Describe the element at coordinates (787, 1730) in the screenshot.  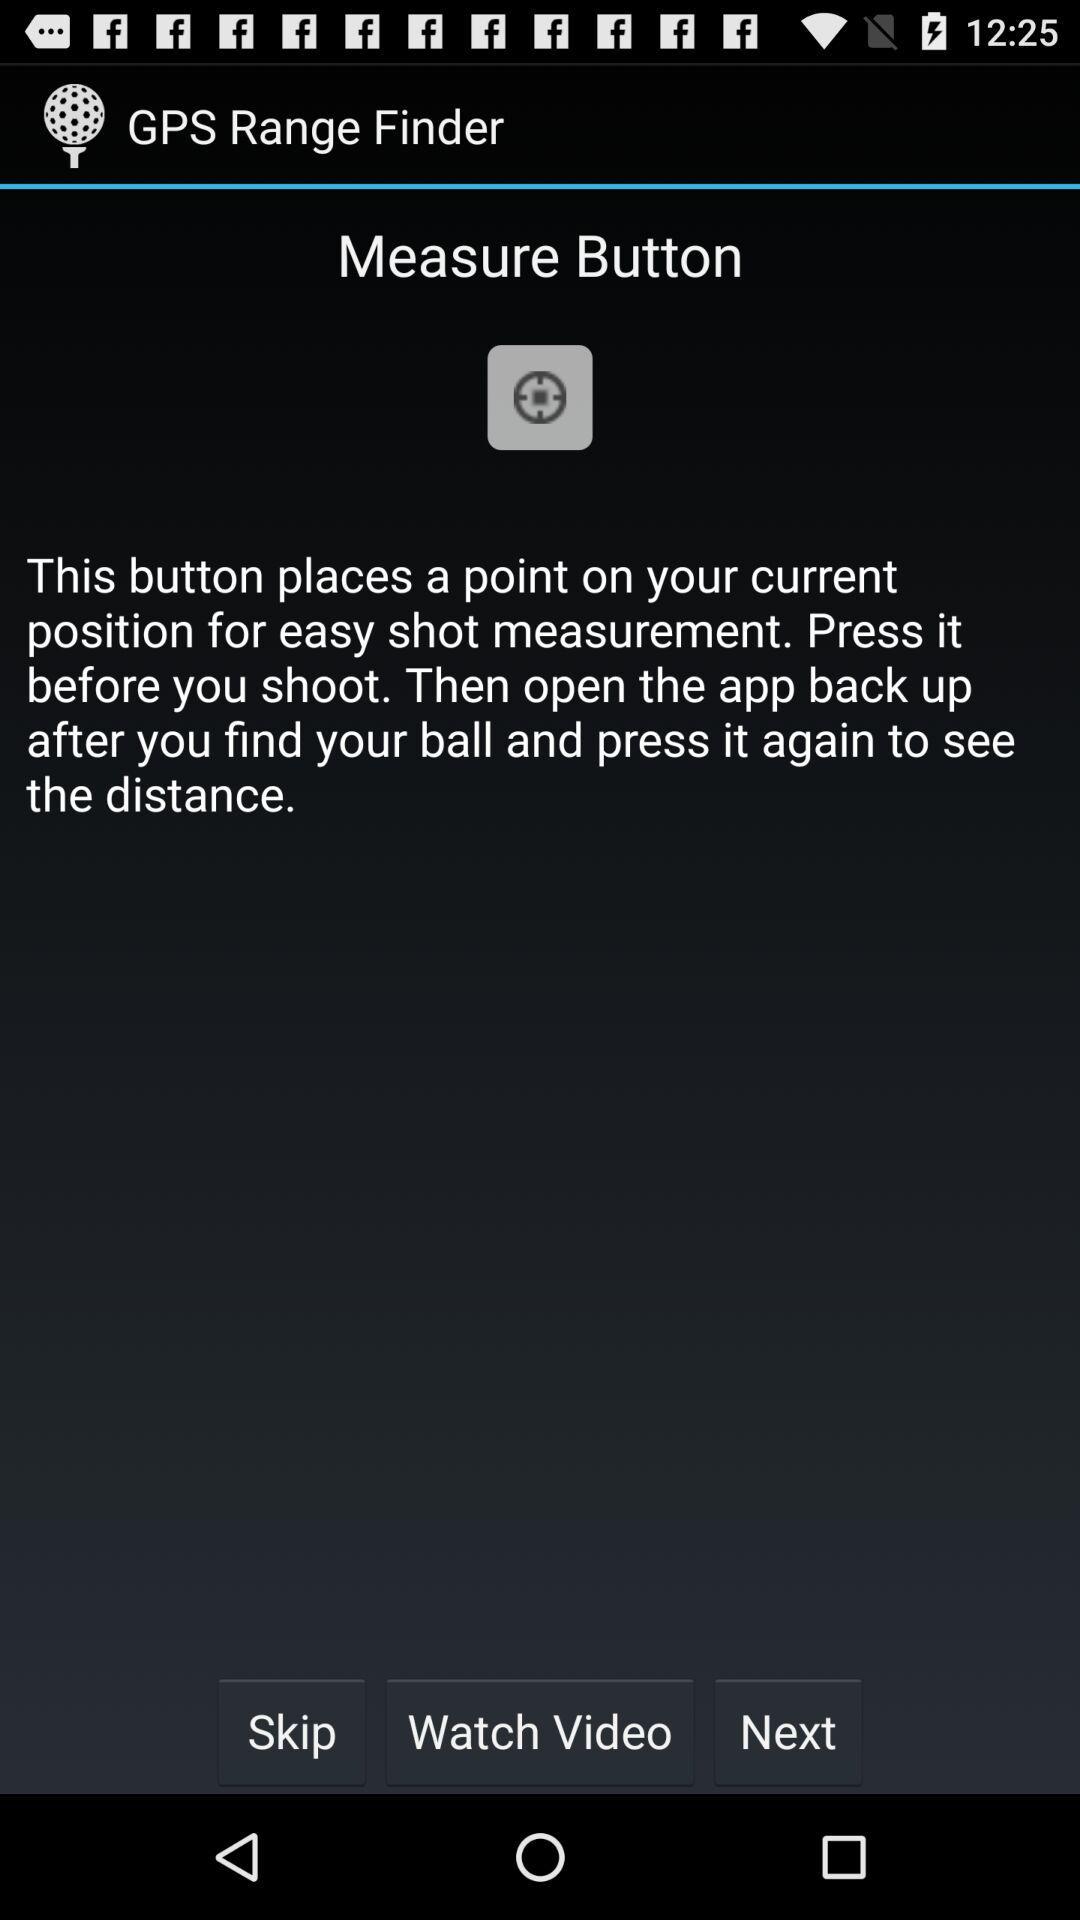
I see `the next` at that location.